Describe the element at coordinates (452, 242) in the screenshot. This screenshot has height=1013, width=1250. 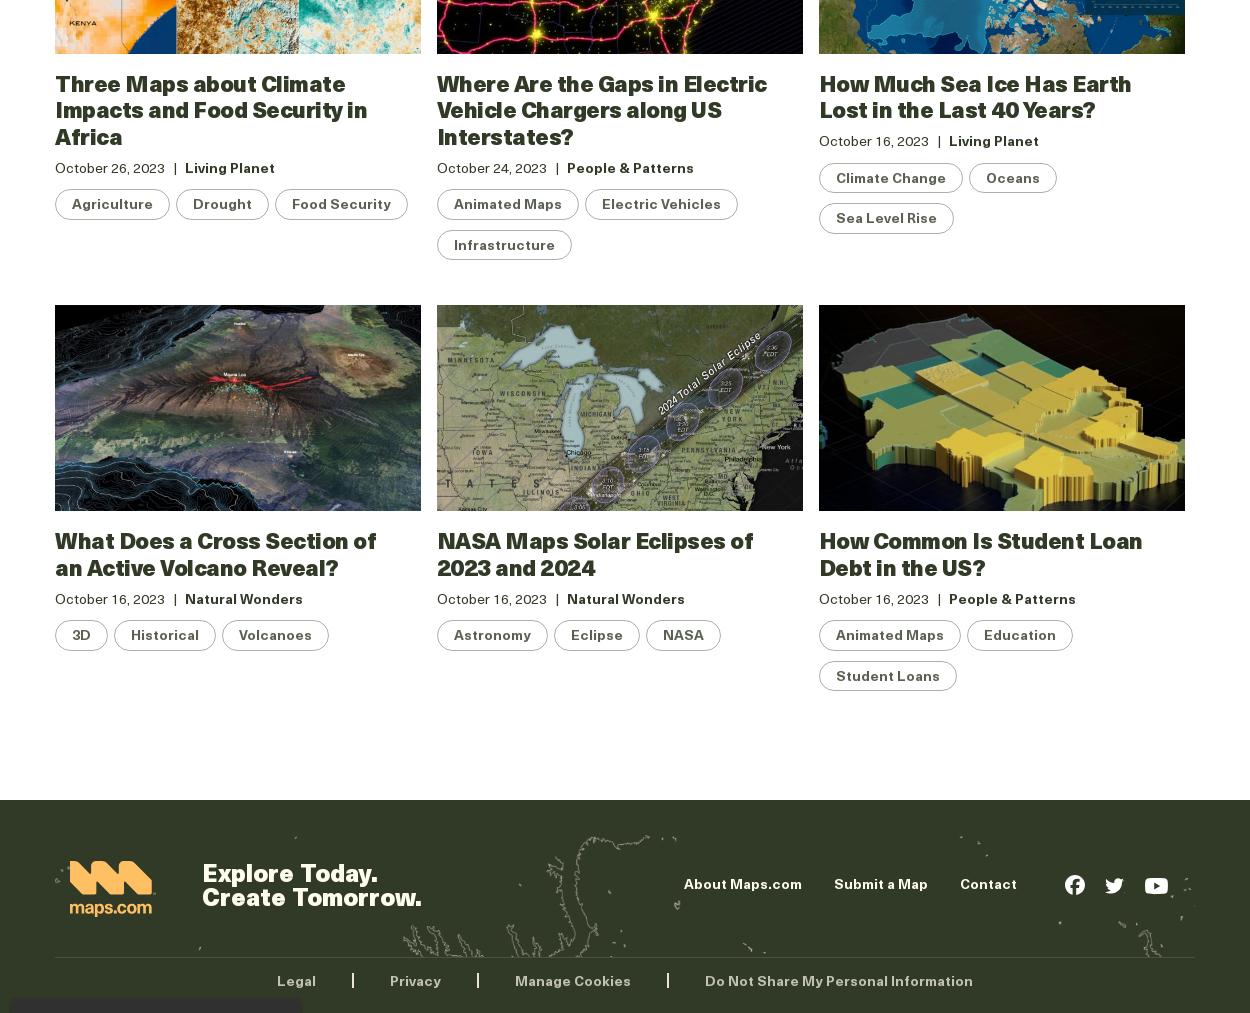
I see `'Infrastructure'` at that location.